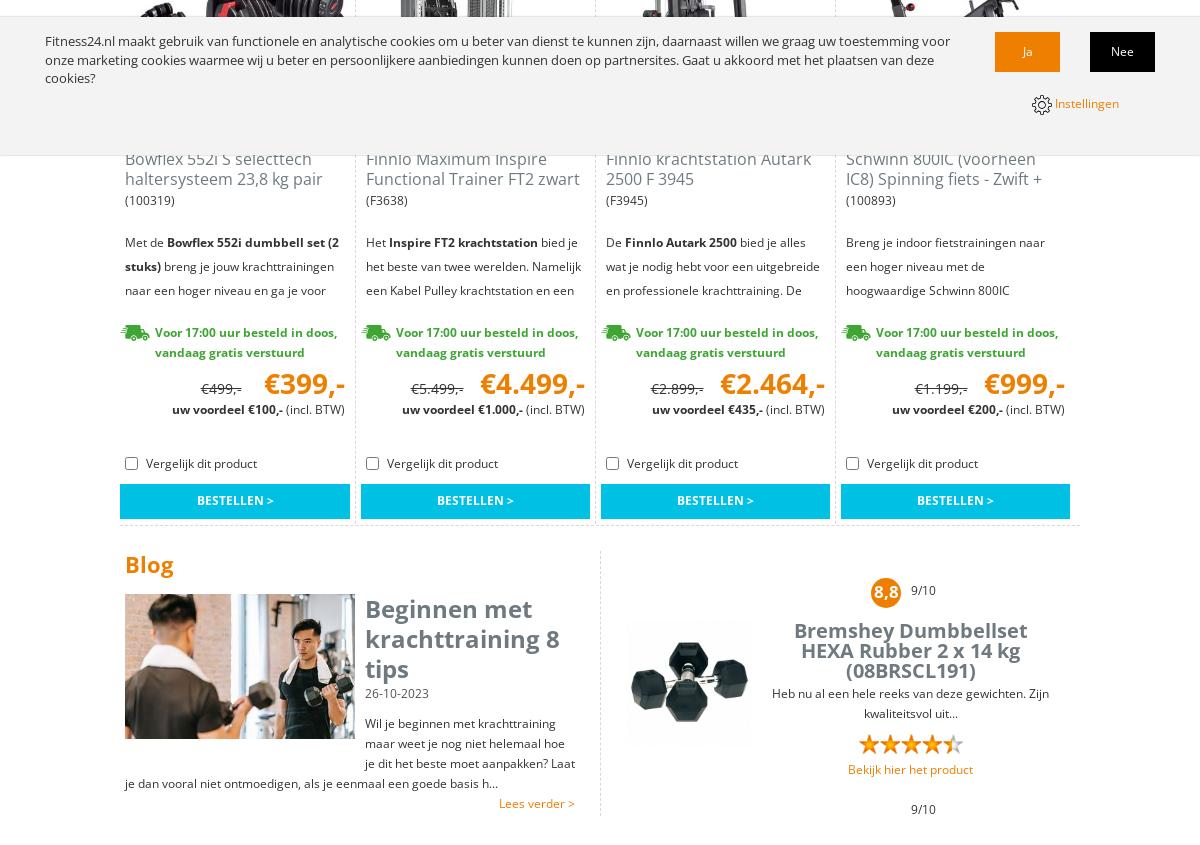  What do you see at coordinates (402, 408) in the screenshot?
I see `'uw voordeel €1.000,-'` at bounding box center [402, 408].